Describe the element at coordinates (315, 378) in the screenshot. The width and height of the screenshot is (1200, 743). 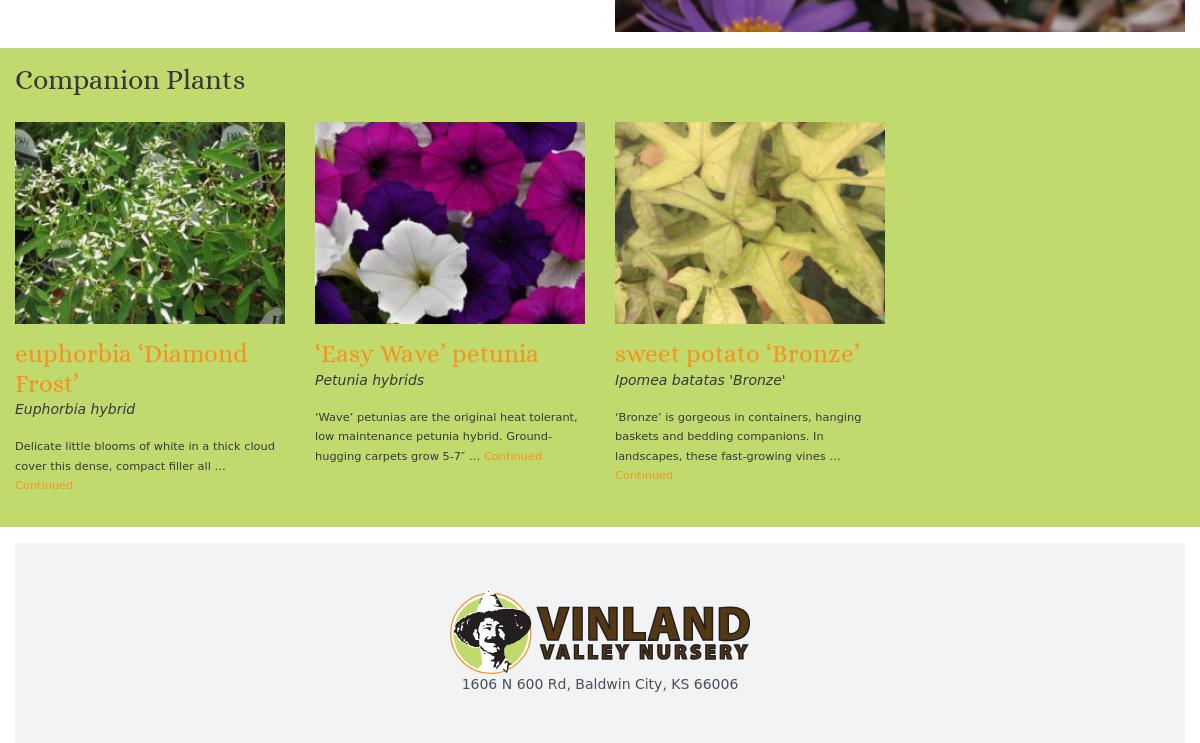
I see `'Petunia hybrids'` at that location.